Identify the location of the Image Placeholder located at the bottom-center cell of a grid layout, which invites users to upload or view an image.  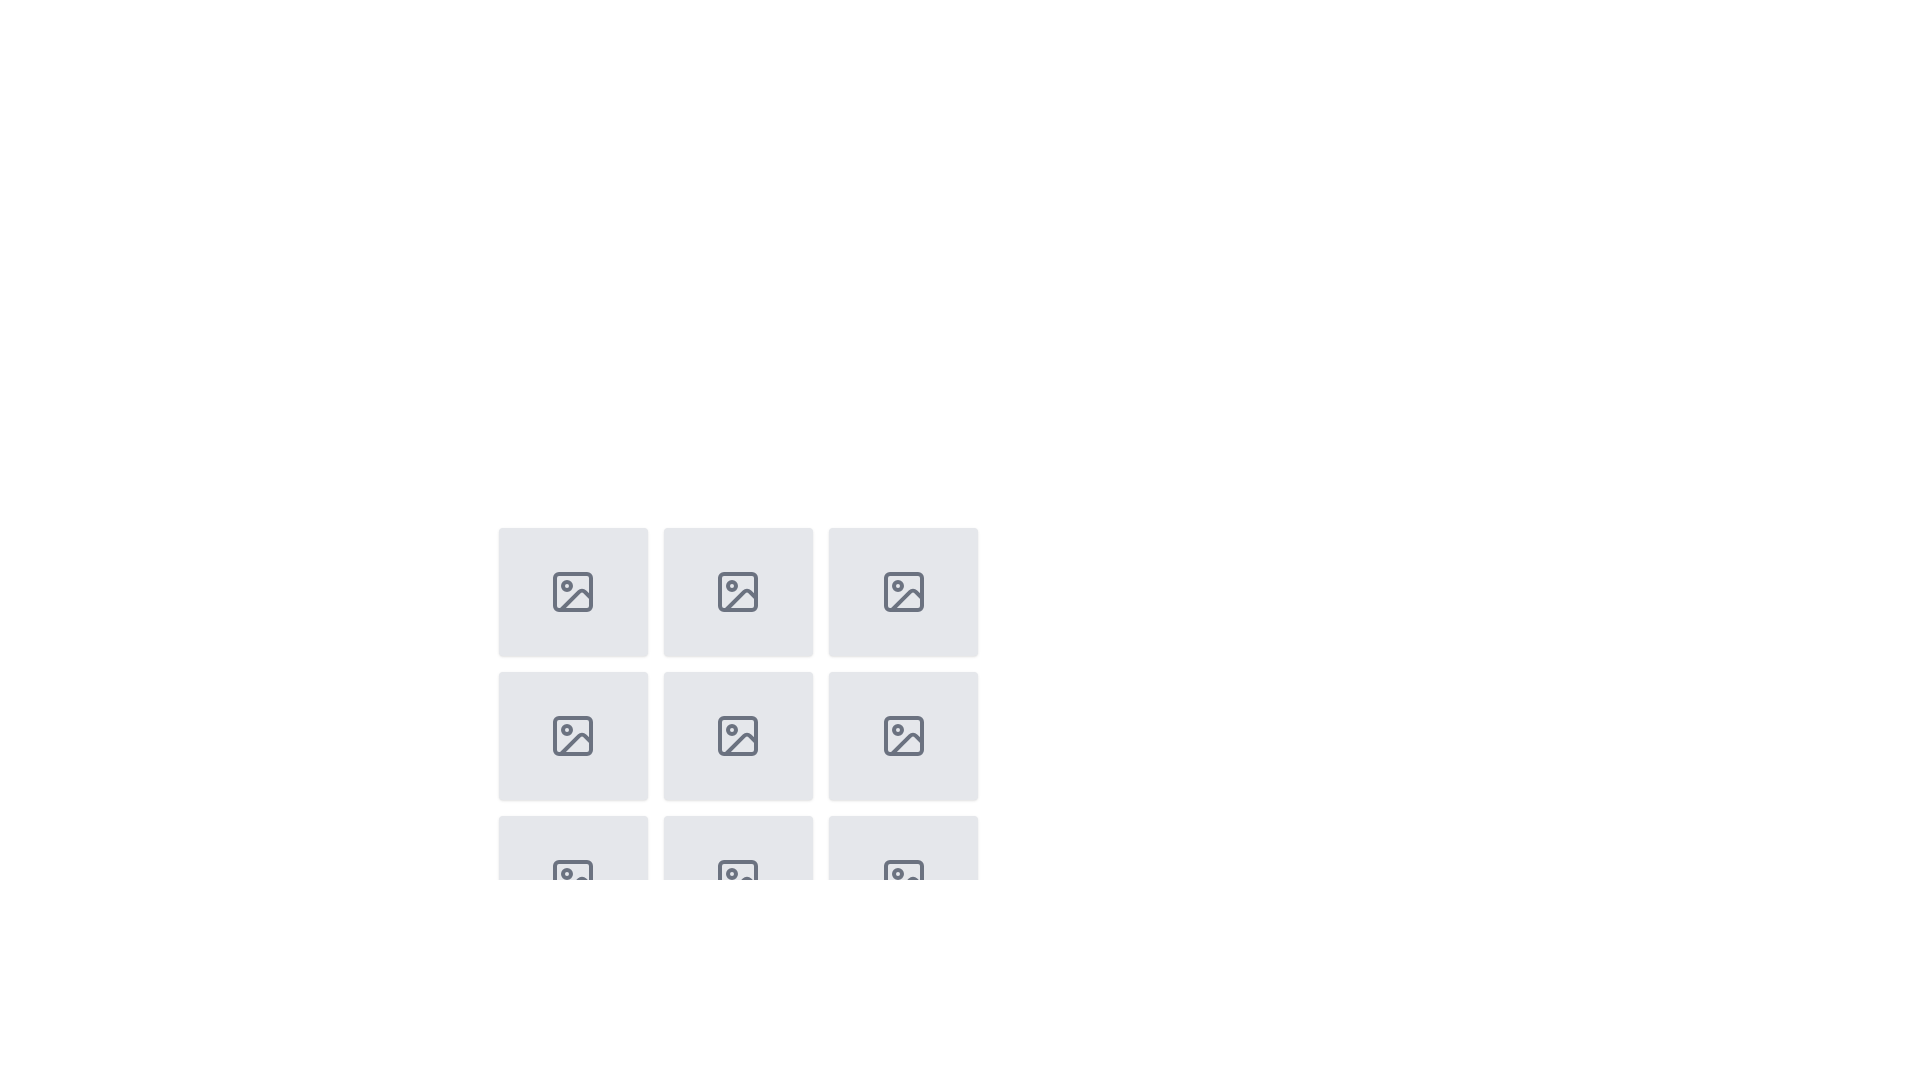
(737, 878).